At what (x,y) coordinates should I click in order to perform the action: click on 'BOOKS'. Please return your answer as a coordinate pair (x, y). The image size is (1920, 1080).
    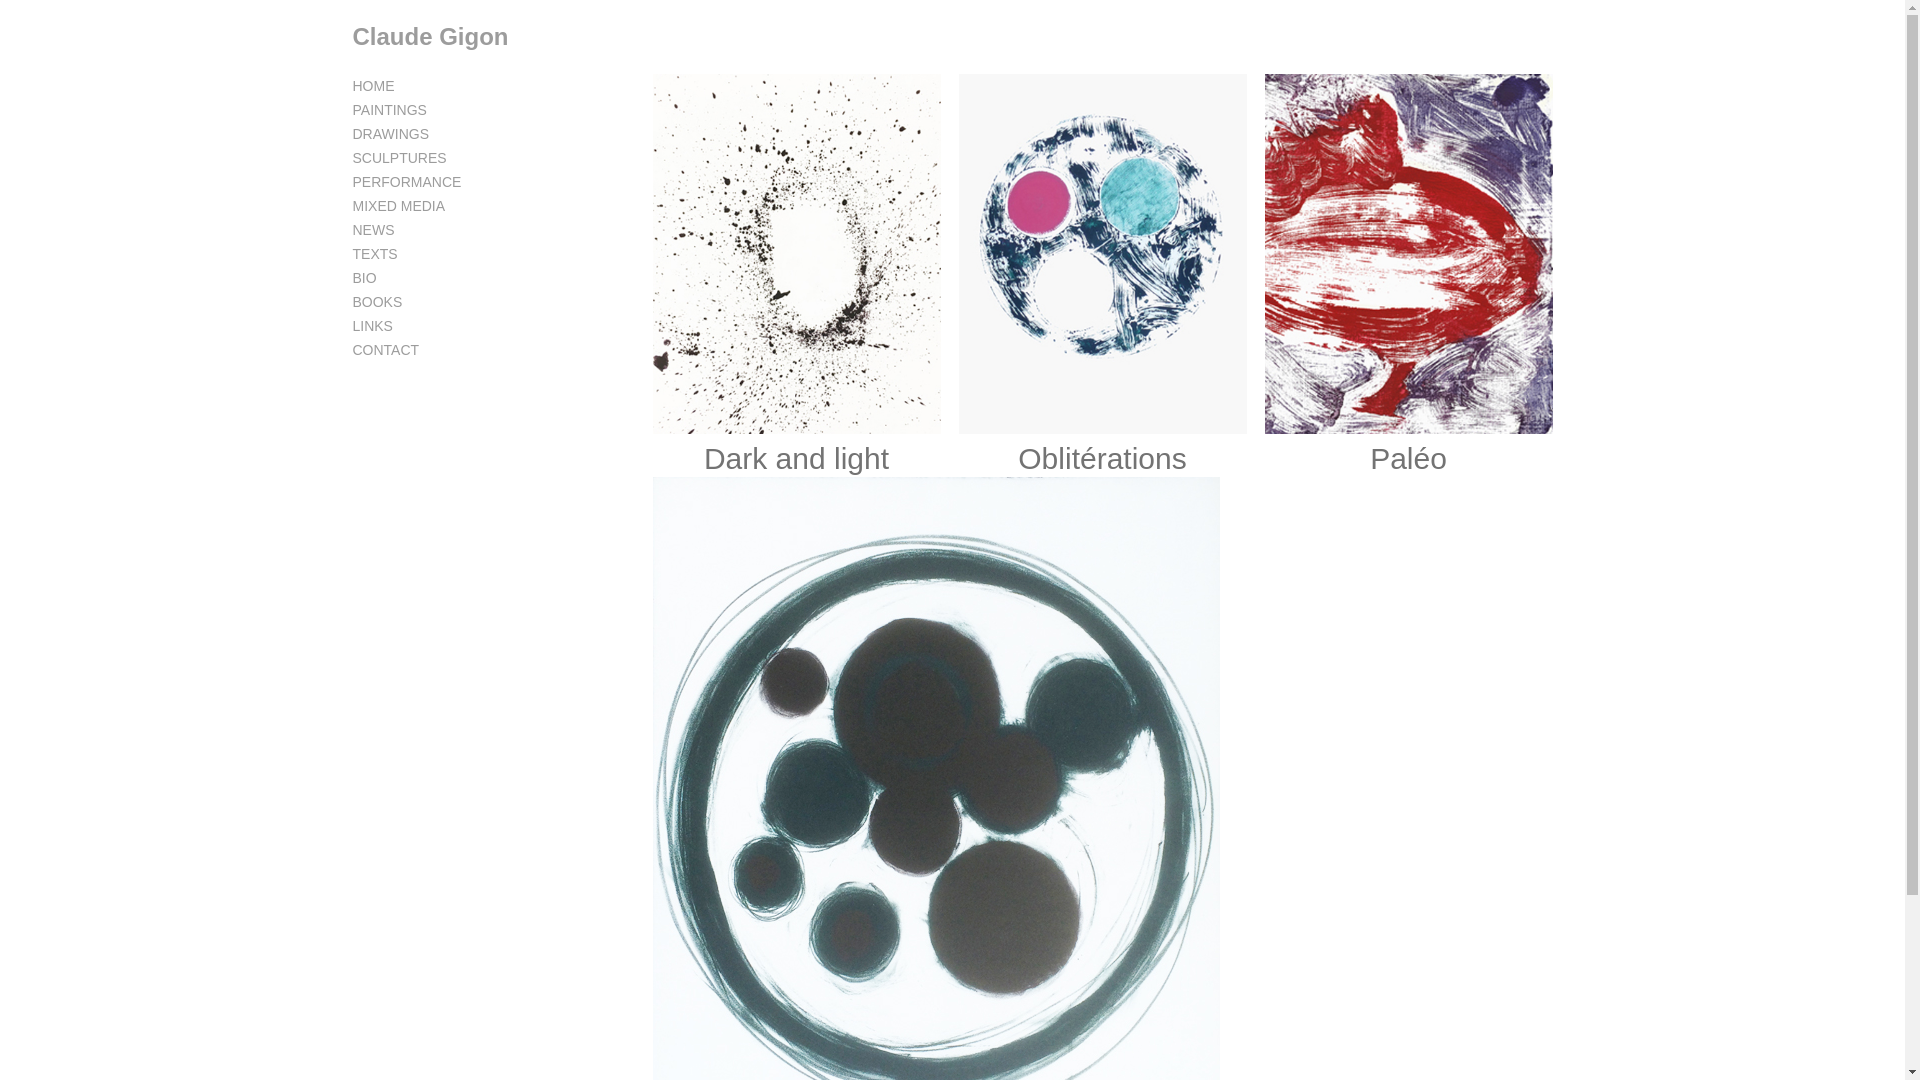
    Looking at the image, I should click on (377, 301).